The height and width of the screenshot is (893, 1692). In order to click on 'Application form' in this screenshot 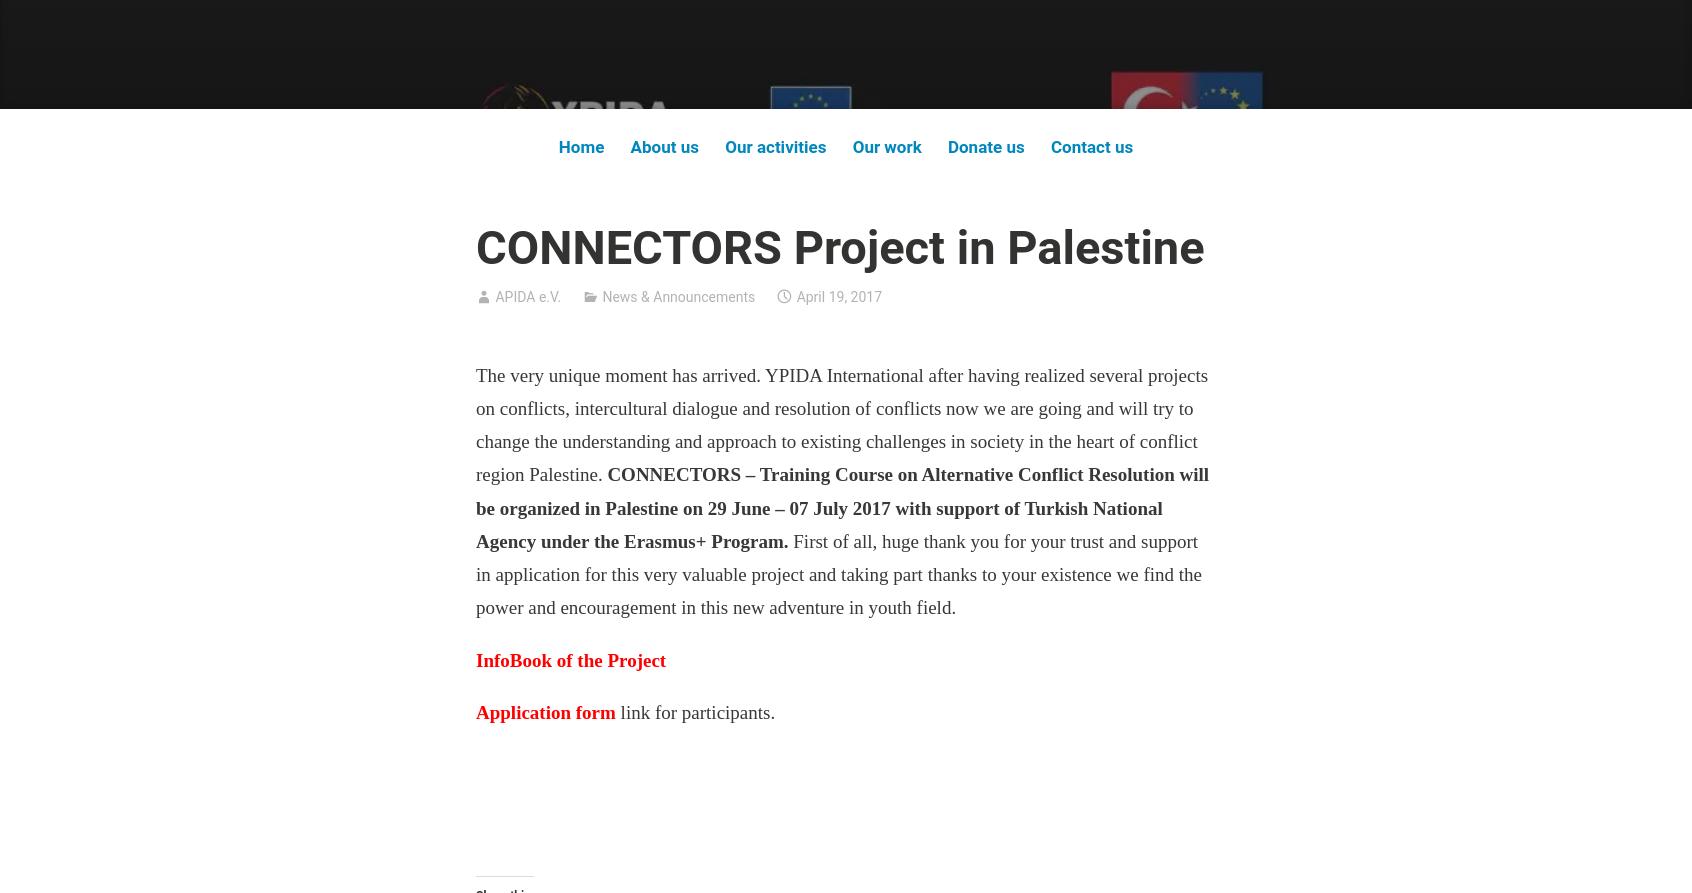, I will do `click(474, 711)`.